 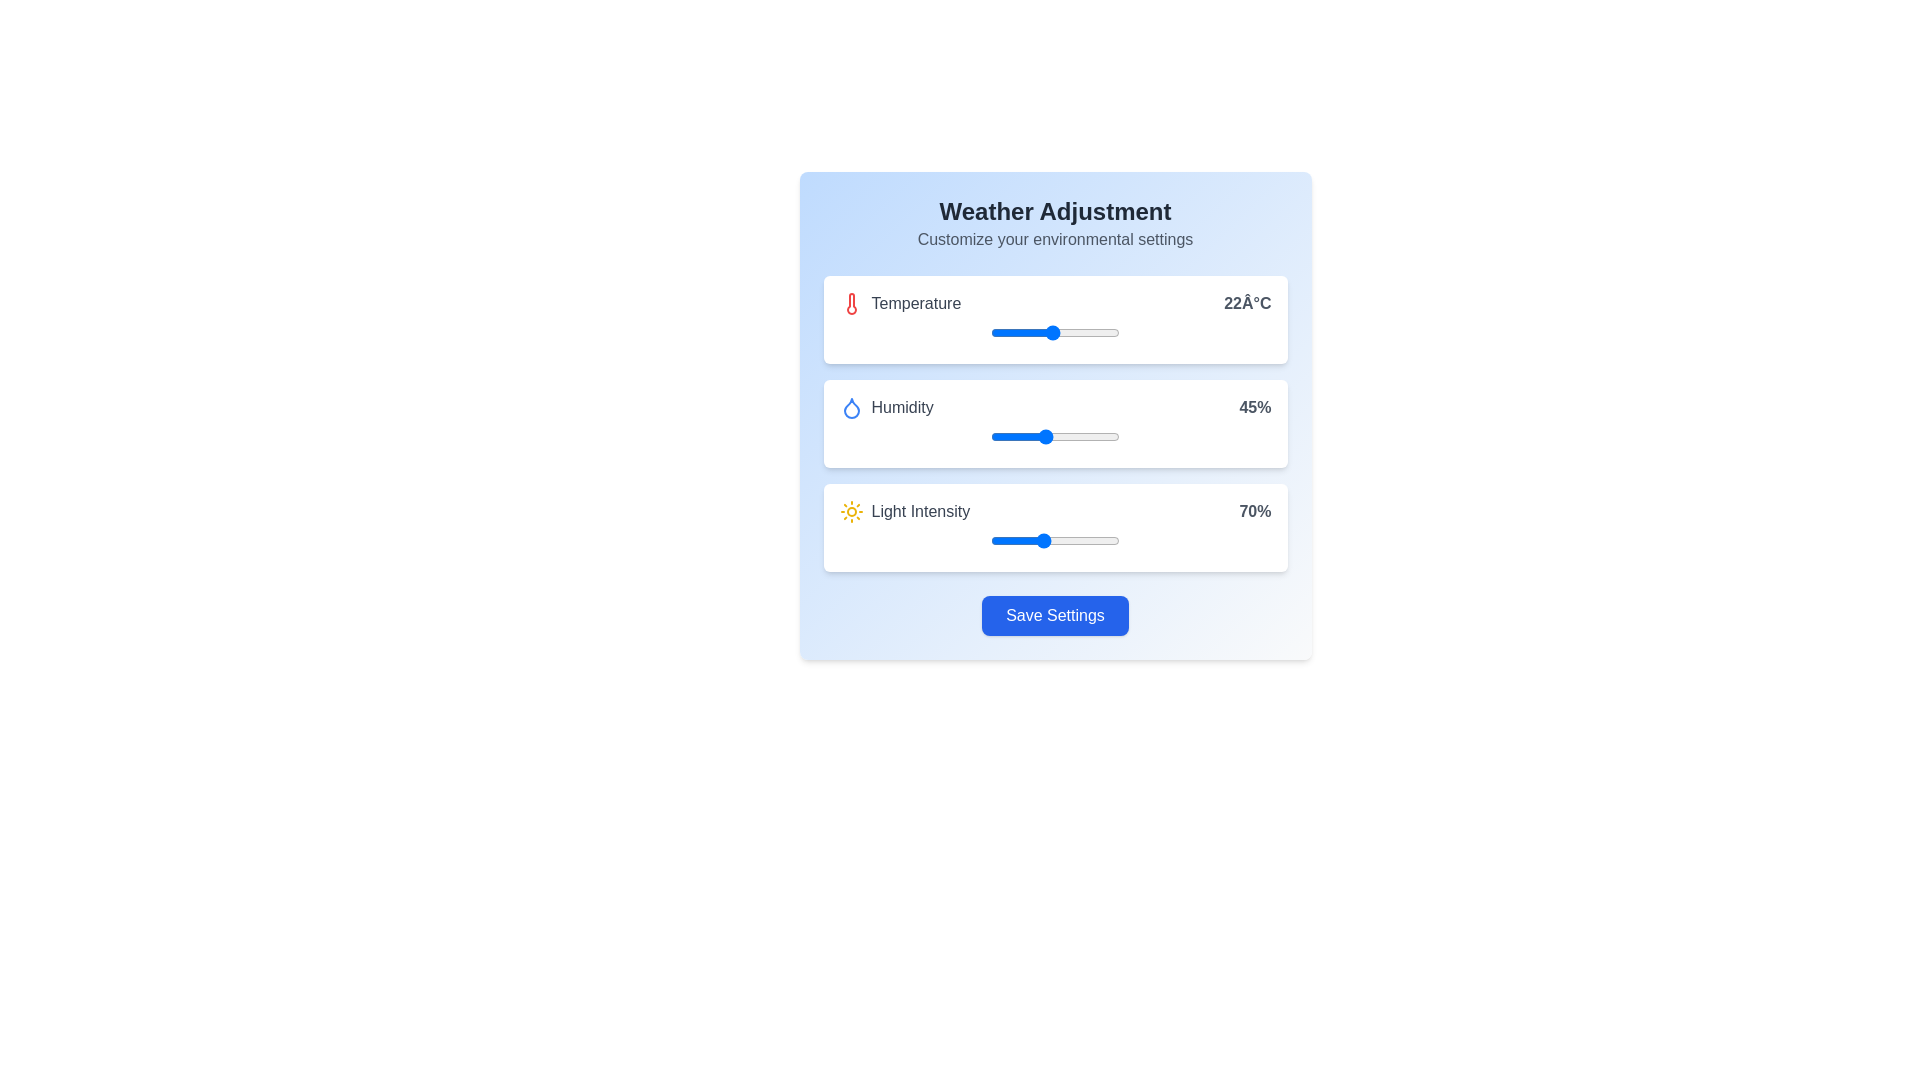 What do you see at coordinates (851, 511) in the screenshot?
I see `the sun icon, which is colored yellow and represents light intensity, located to the left of the 'Light Intensity' label in the third group of settings` at bounding box center [851, 511].